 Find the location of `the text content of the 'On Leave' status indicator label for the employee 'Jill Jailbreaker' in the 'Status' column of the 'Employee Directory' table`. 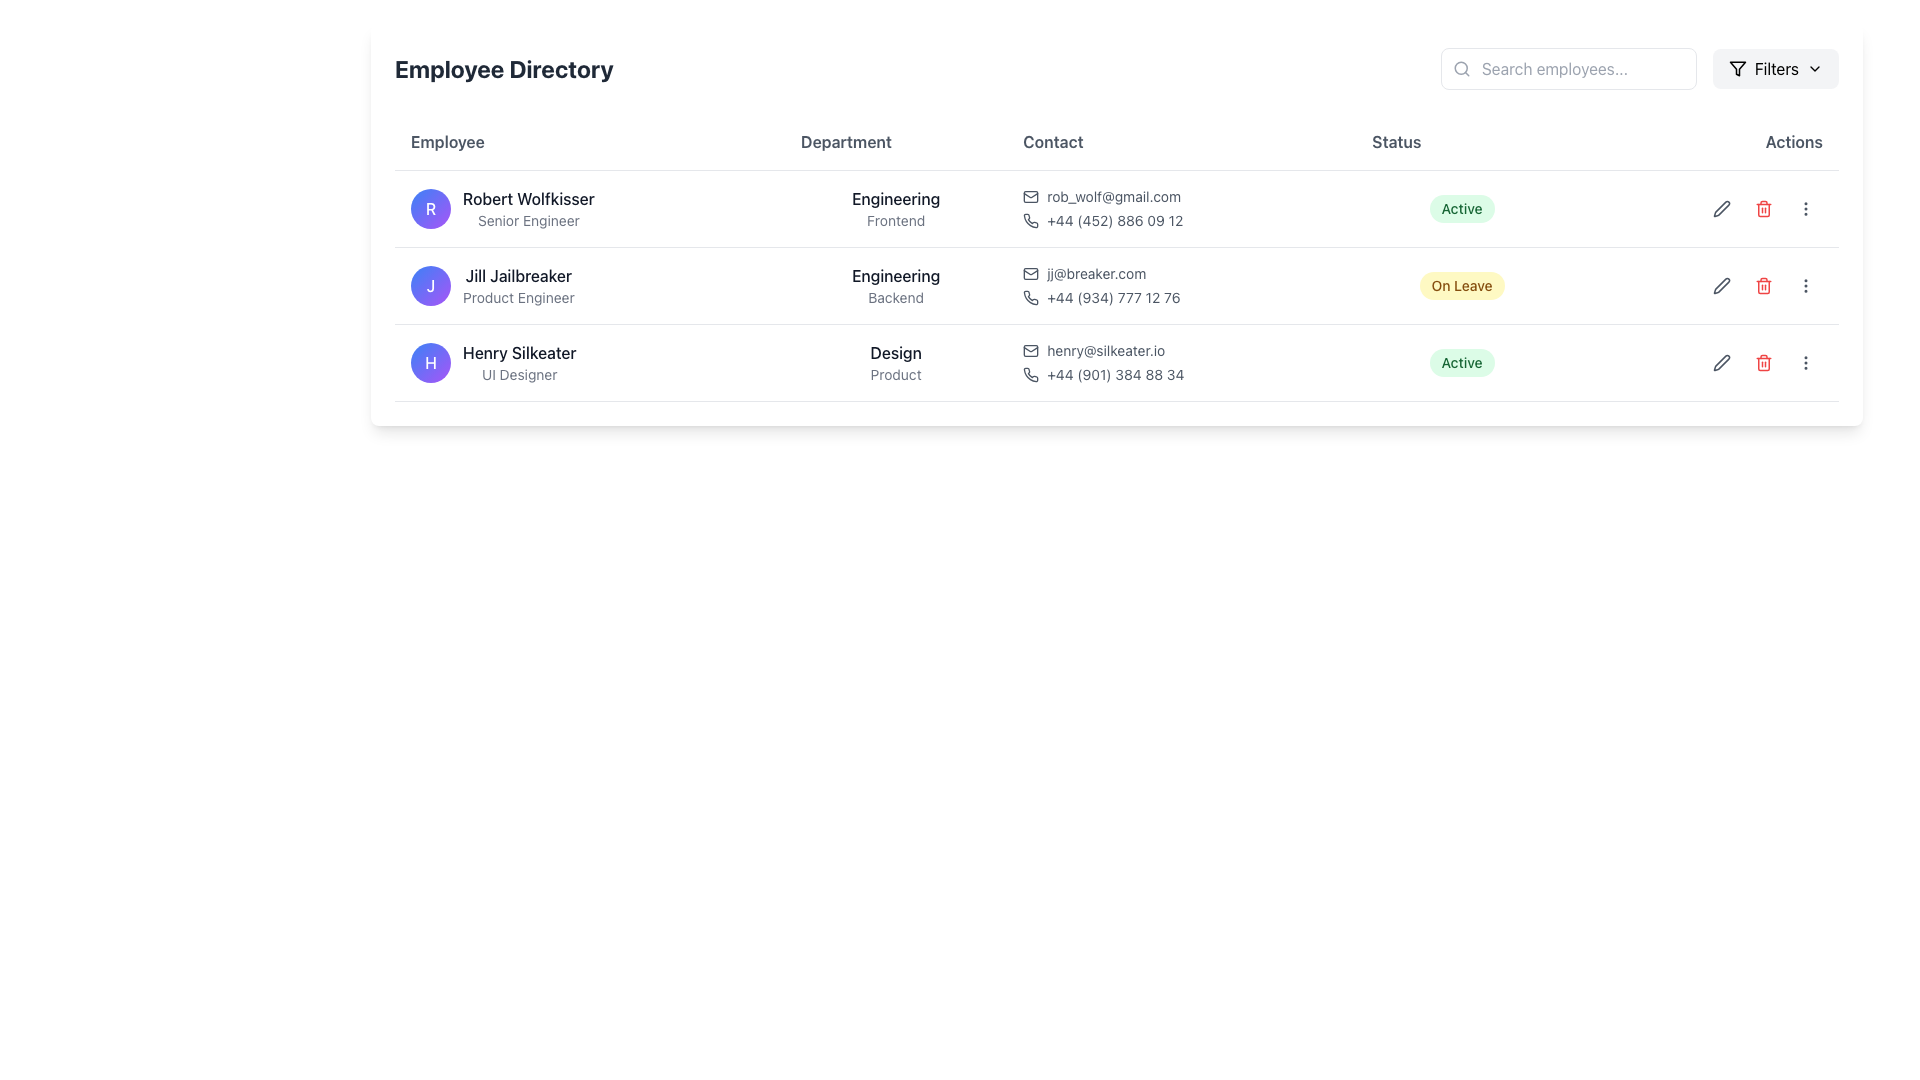

the text content of the 'On Leave' status indicator label for the employee 'Jill Jailbreaker' in the 'Status' column of the 'Employee Directory' table is located at coordinates (1462, 285).